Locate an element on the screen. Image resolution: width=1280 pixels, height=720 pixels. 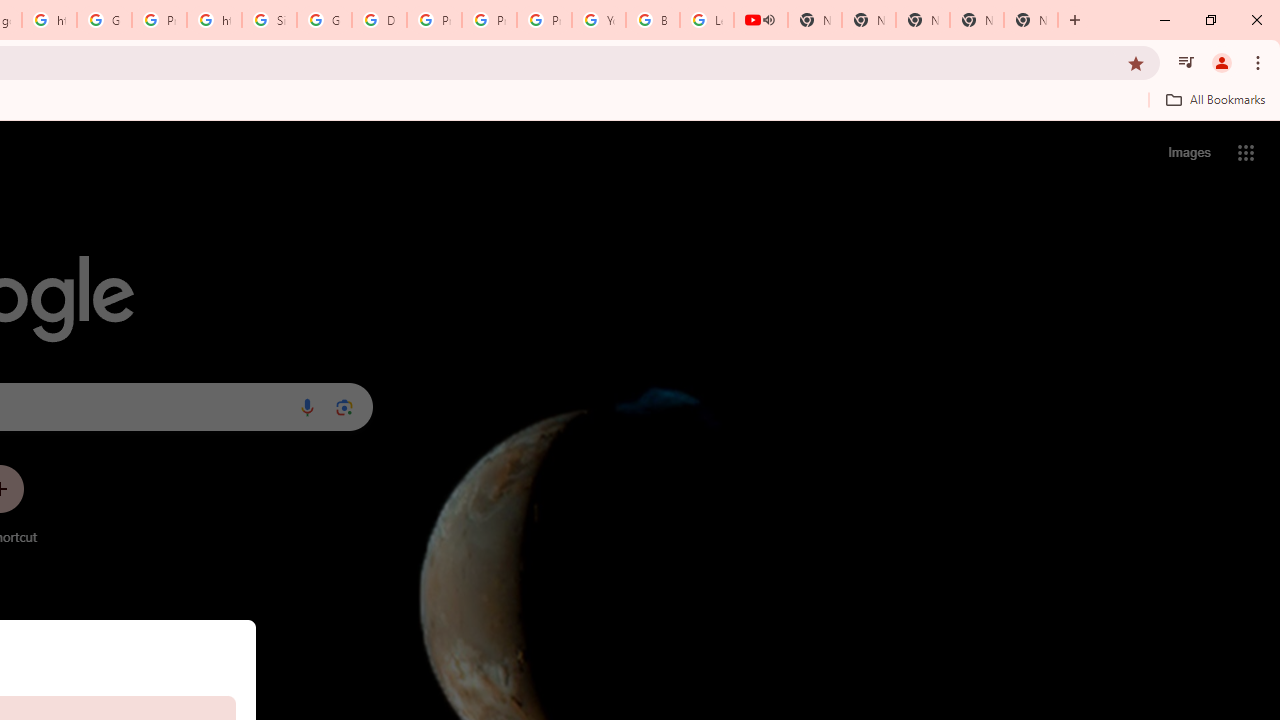
'https://scholar.google.com/' is located at coordinates (214, 20).